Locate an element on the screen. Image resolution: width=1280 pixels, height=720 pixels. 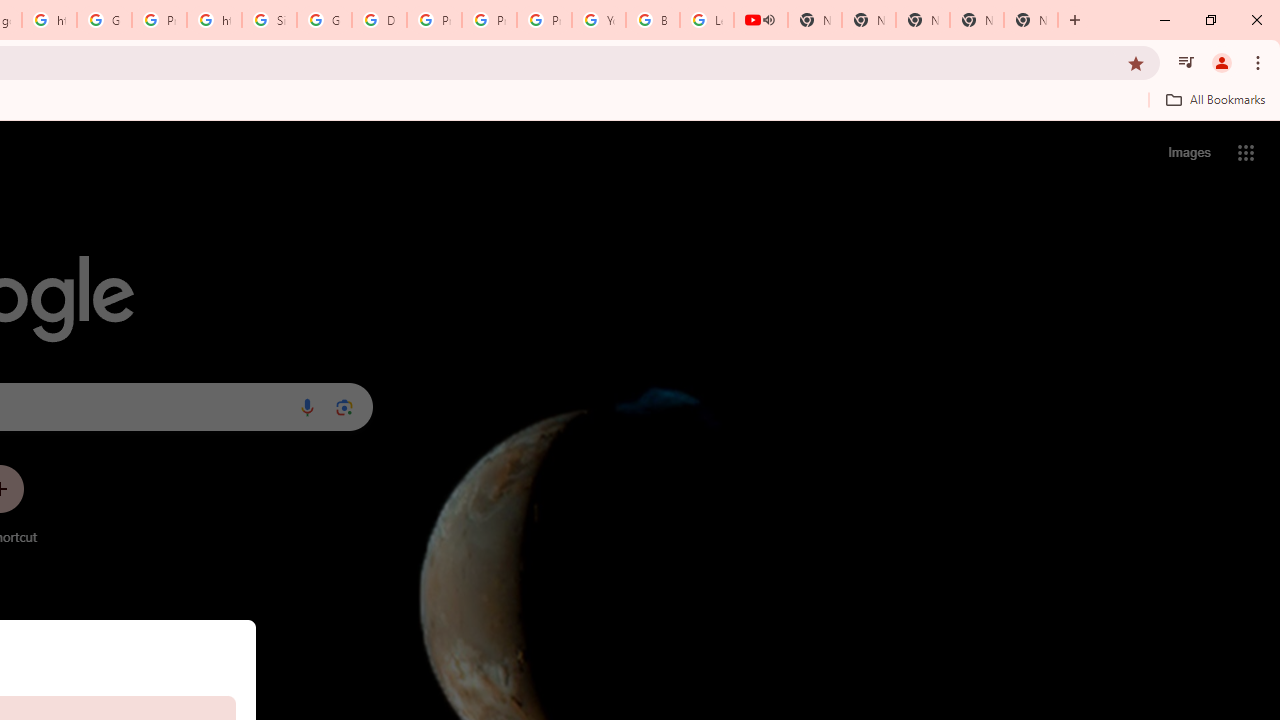
'https://scholar.google.com/' is located at coordinates (214, 20).